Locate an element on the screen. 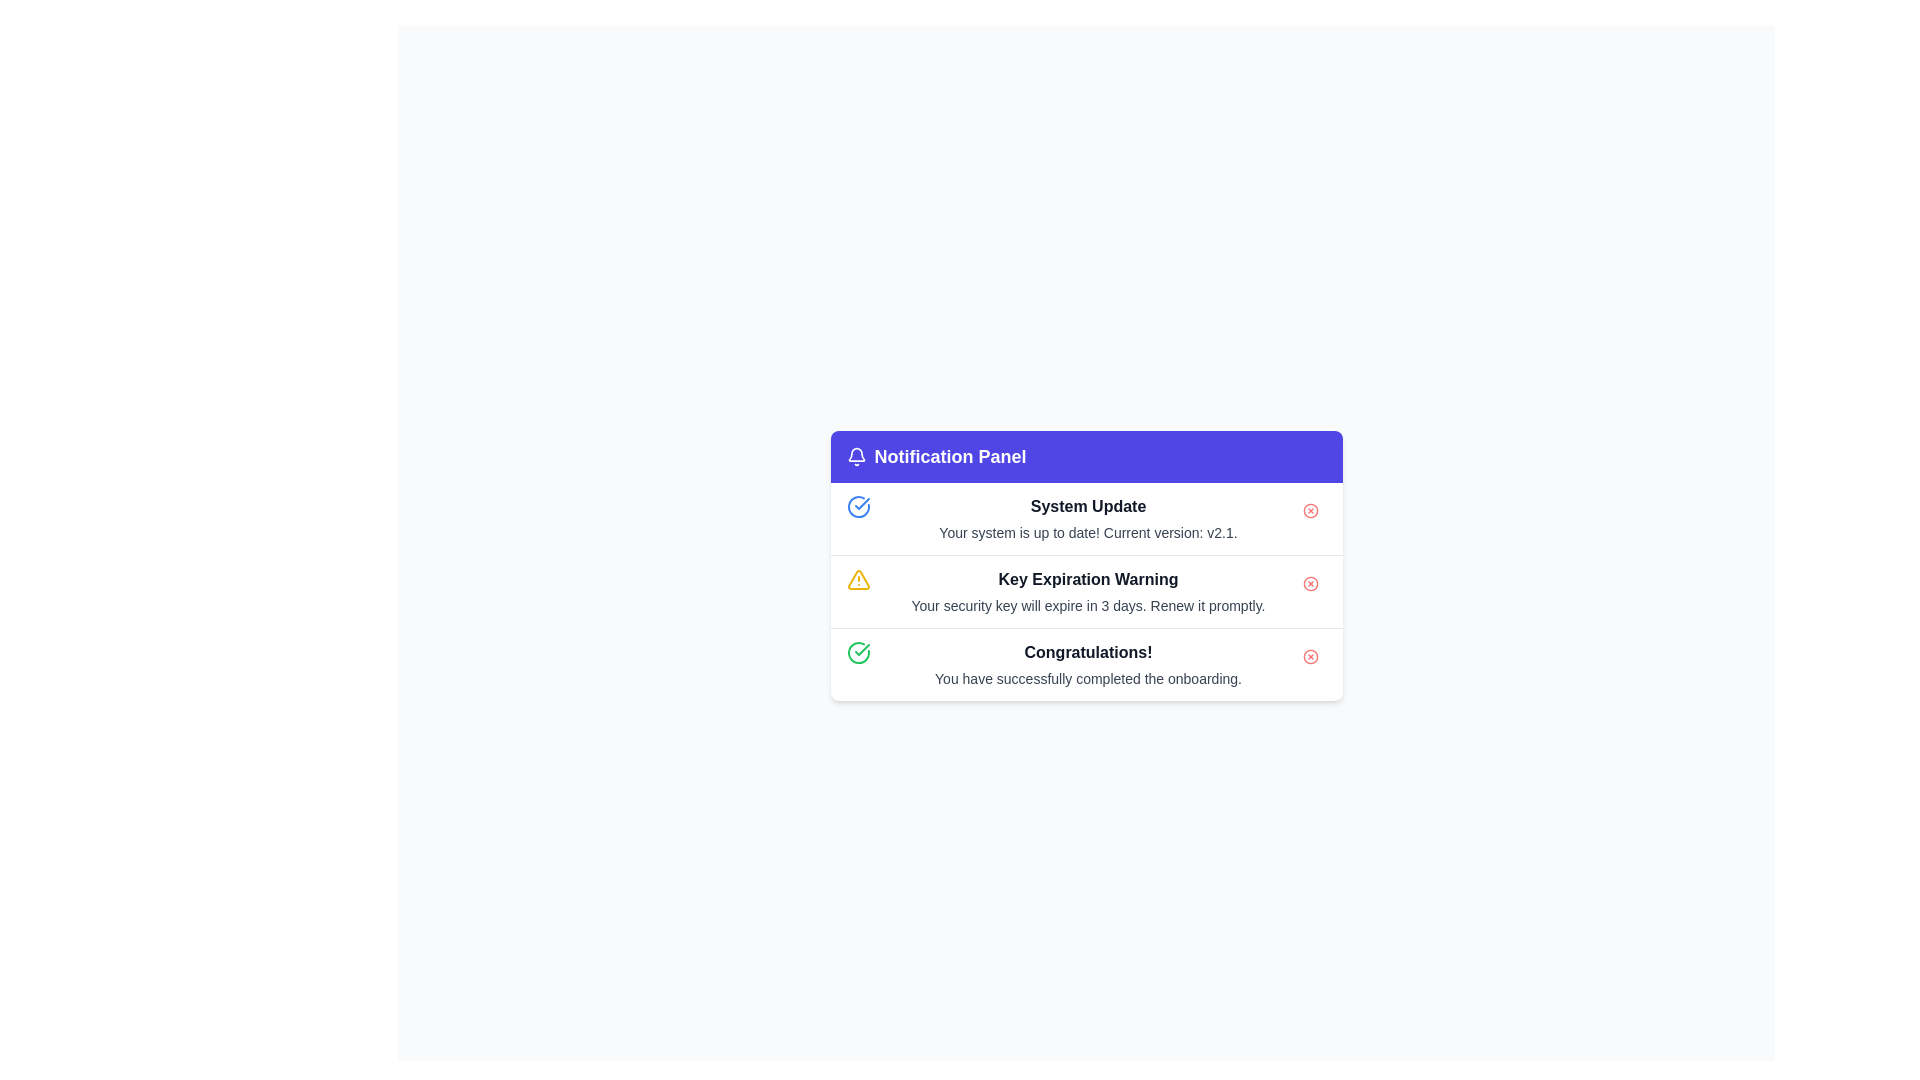  the third notification message row that indicates the successful completion of the onboarding process is located at coordinates (1085, 664).